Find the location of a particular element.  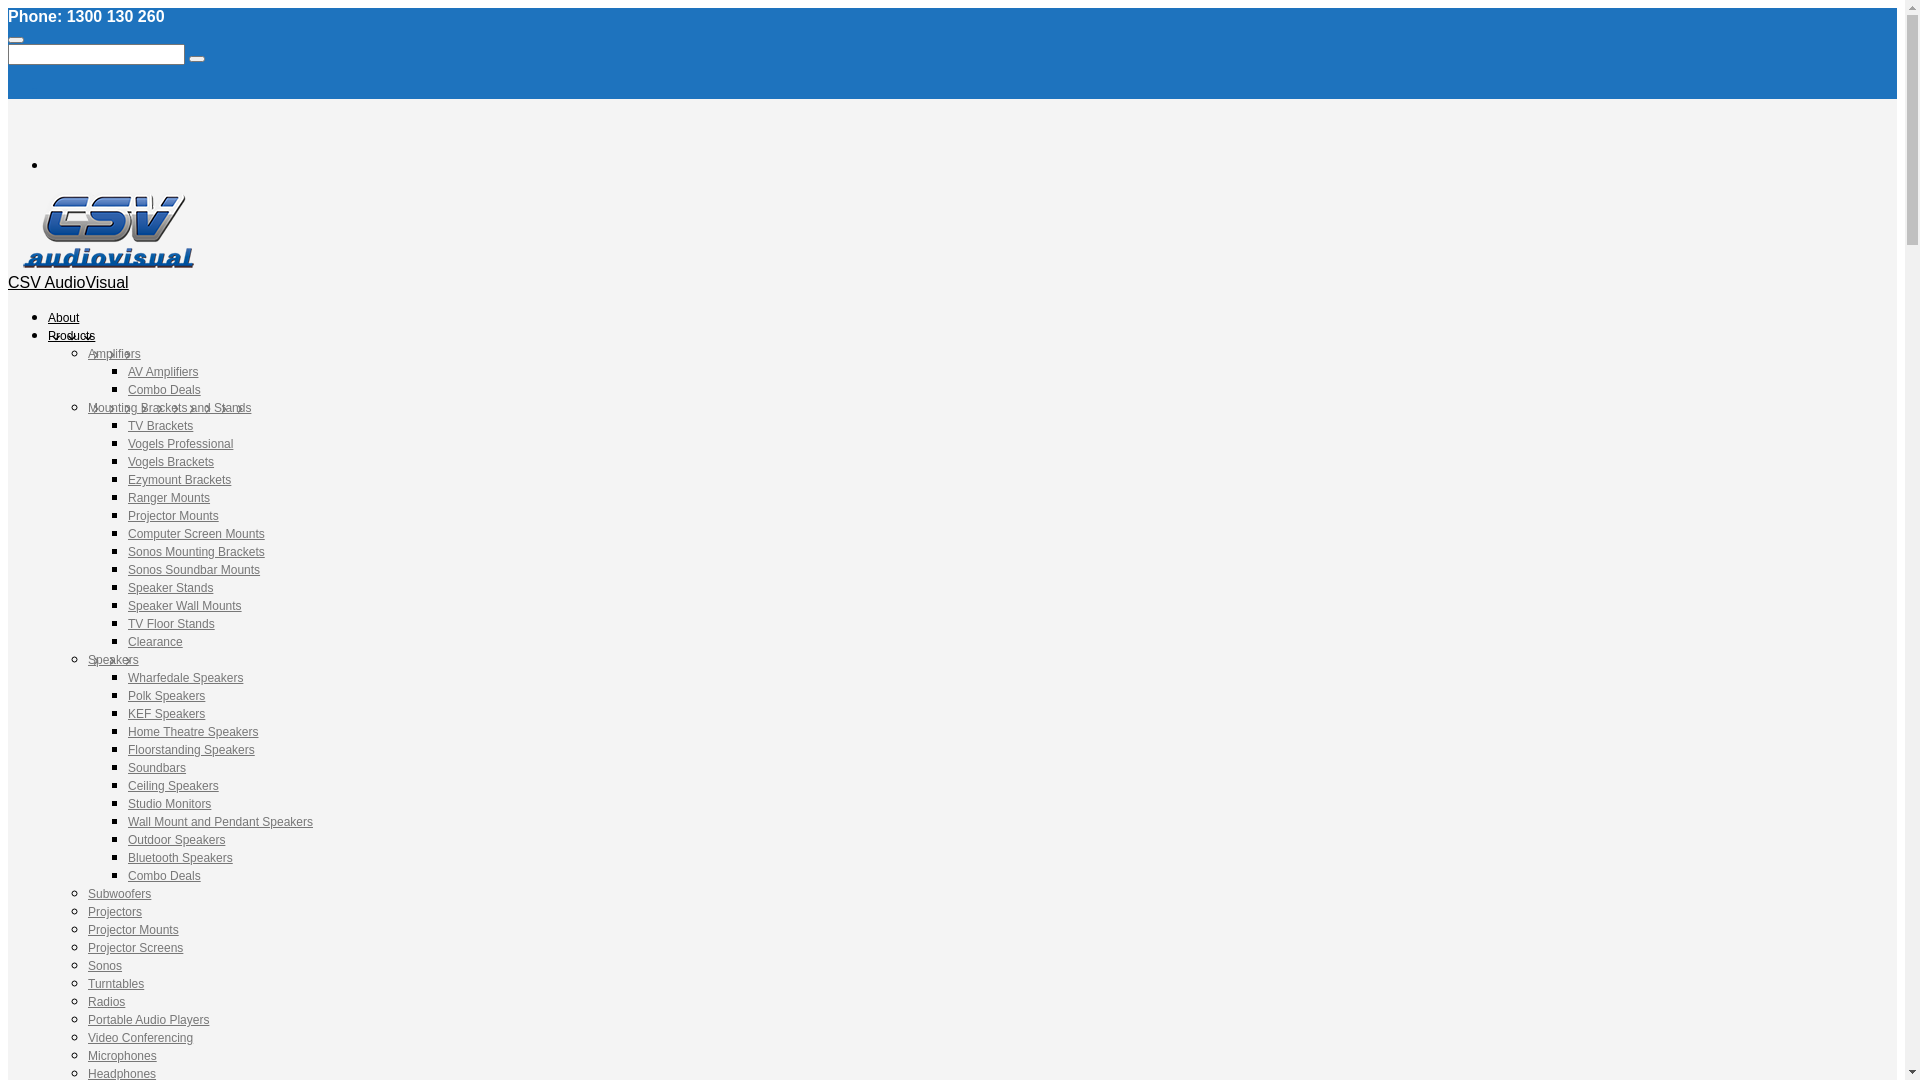

'Home Theatre Speakers' is located at coordinates (193, 732).